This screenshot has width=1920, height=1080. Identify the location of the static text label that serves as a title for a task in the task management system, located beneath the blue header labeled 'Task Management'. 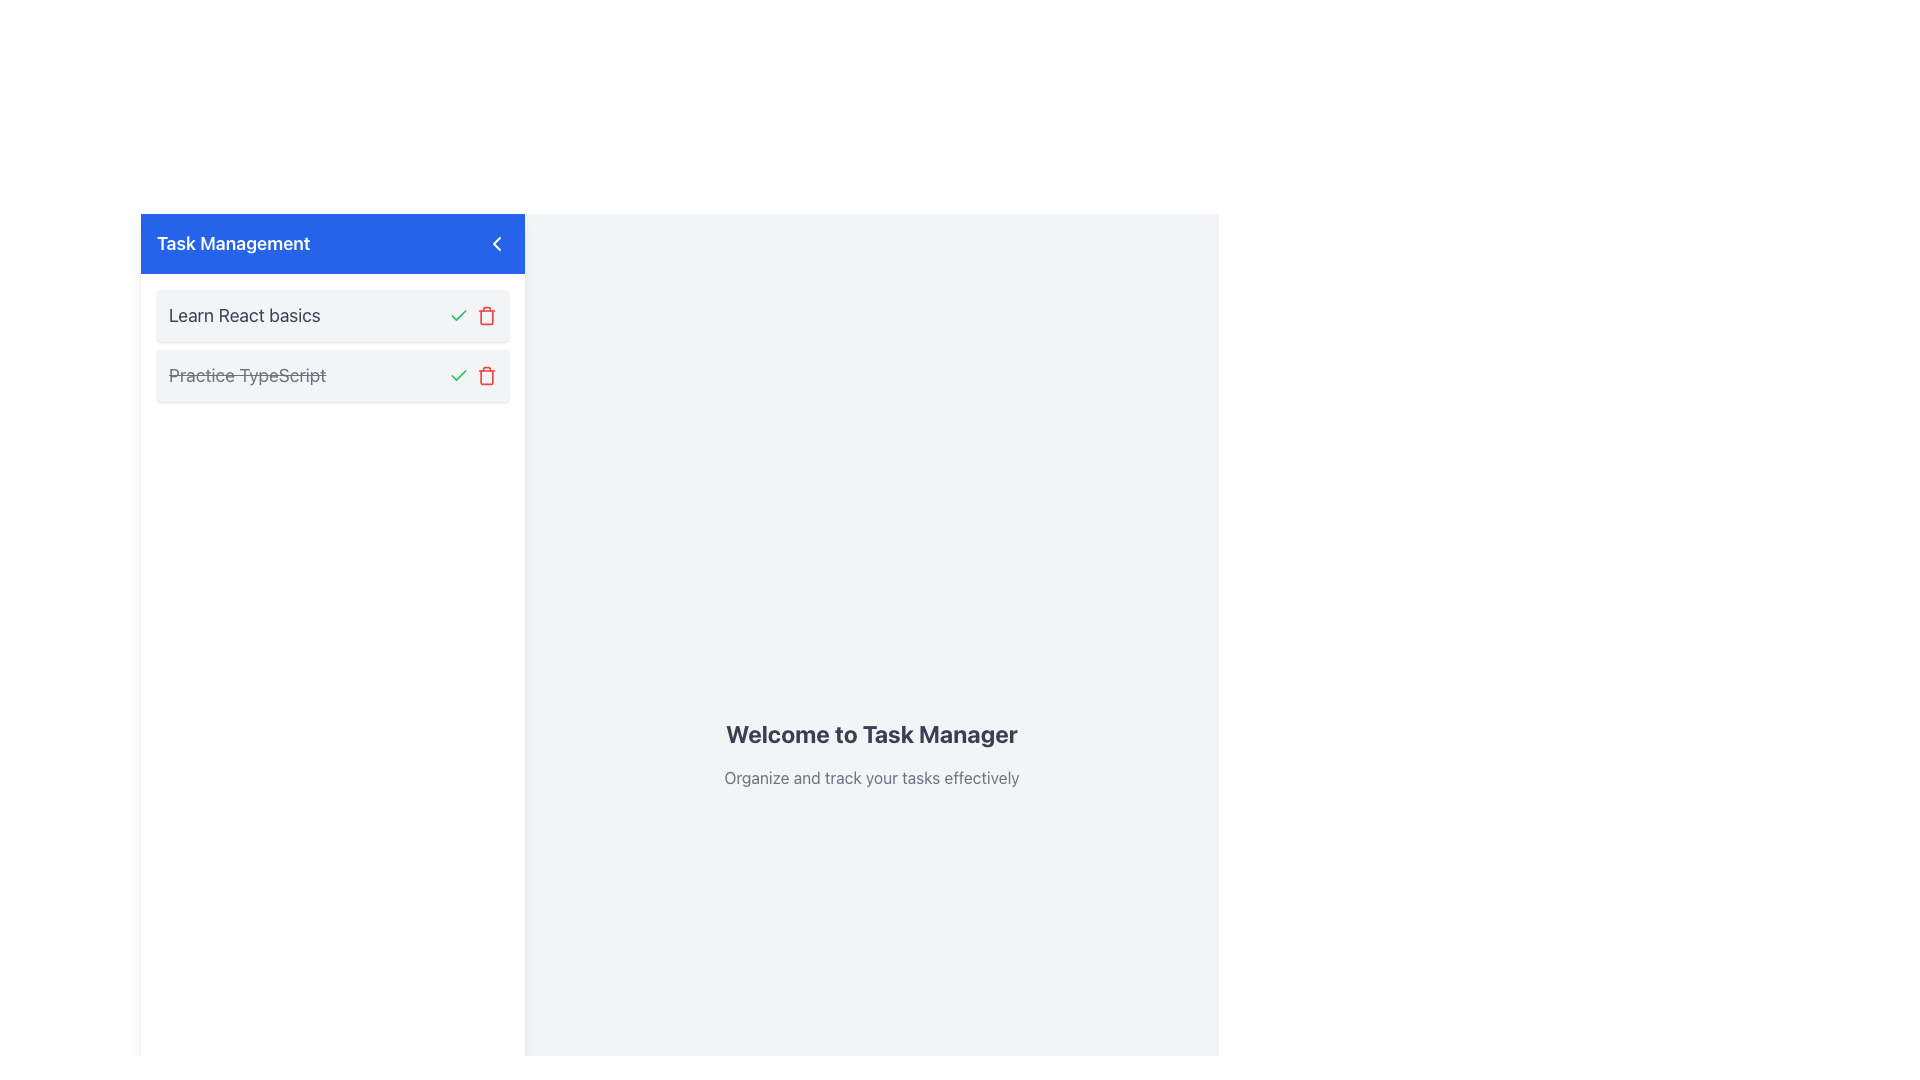
(243, 315).